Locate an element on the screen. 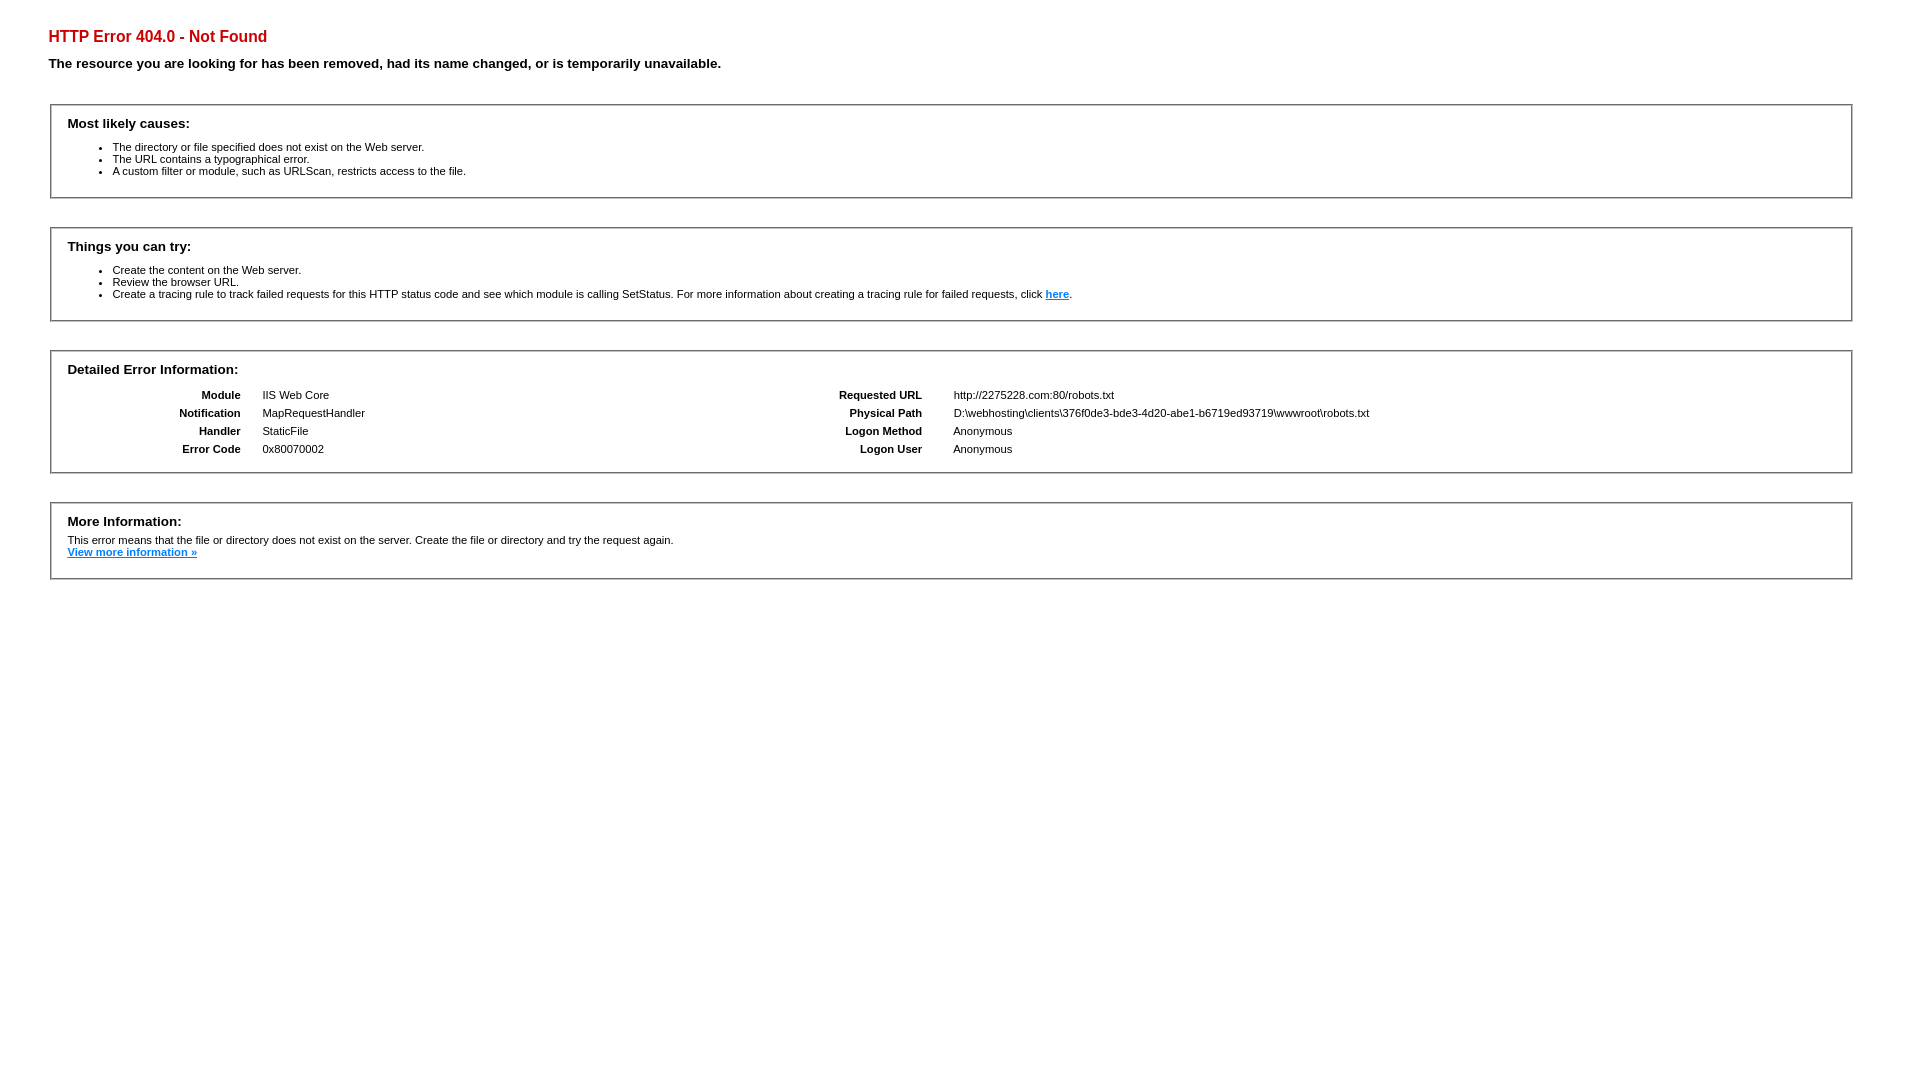 The width and height of the screenshot is (1920, 1080). 'here' is located at coordinates (1045, 293).